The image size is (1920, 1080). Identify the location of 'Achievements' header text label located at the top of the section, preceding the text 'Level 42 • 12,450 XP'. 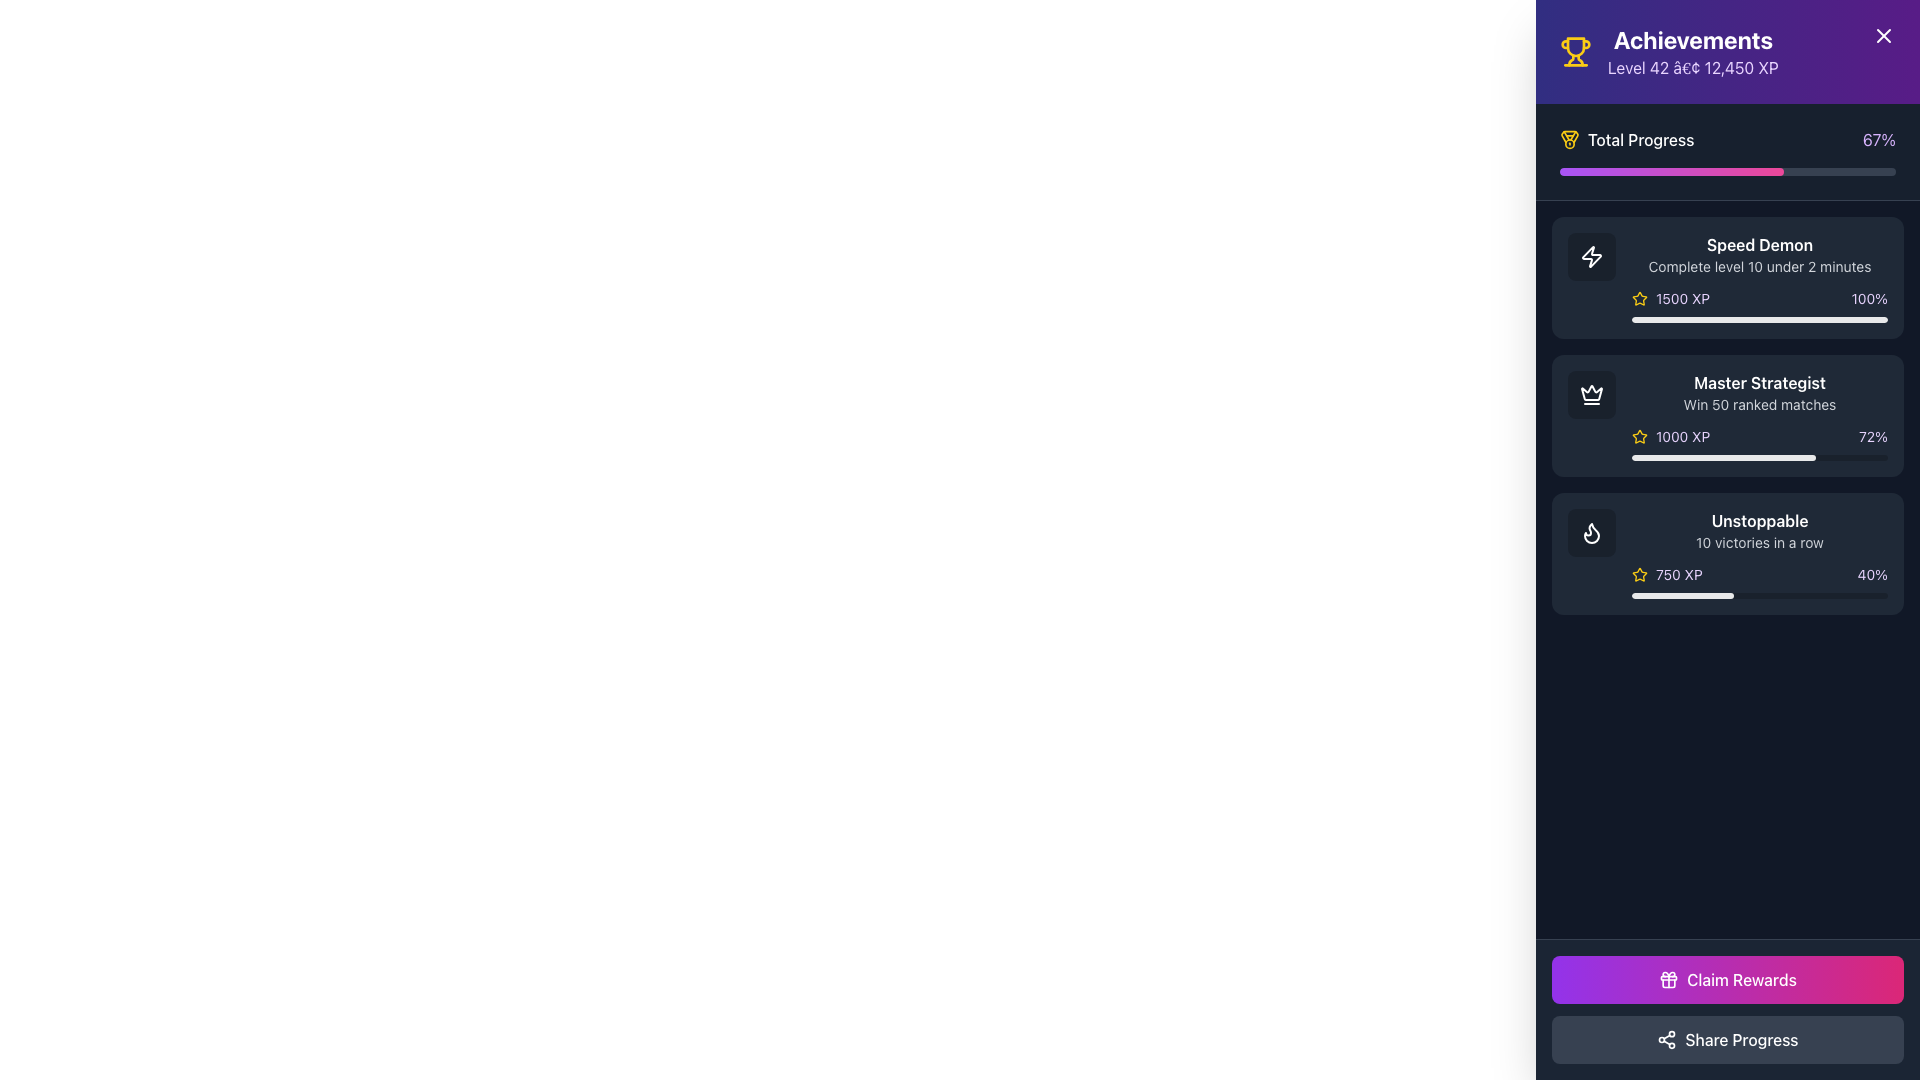
(1692, 39).